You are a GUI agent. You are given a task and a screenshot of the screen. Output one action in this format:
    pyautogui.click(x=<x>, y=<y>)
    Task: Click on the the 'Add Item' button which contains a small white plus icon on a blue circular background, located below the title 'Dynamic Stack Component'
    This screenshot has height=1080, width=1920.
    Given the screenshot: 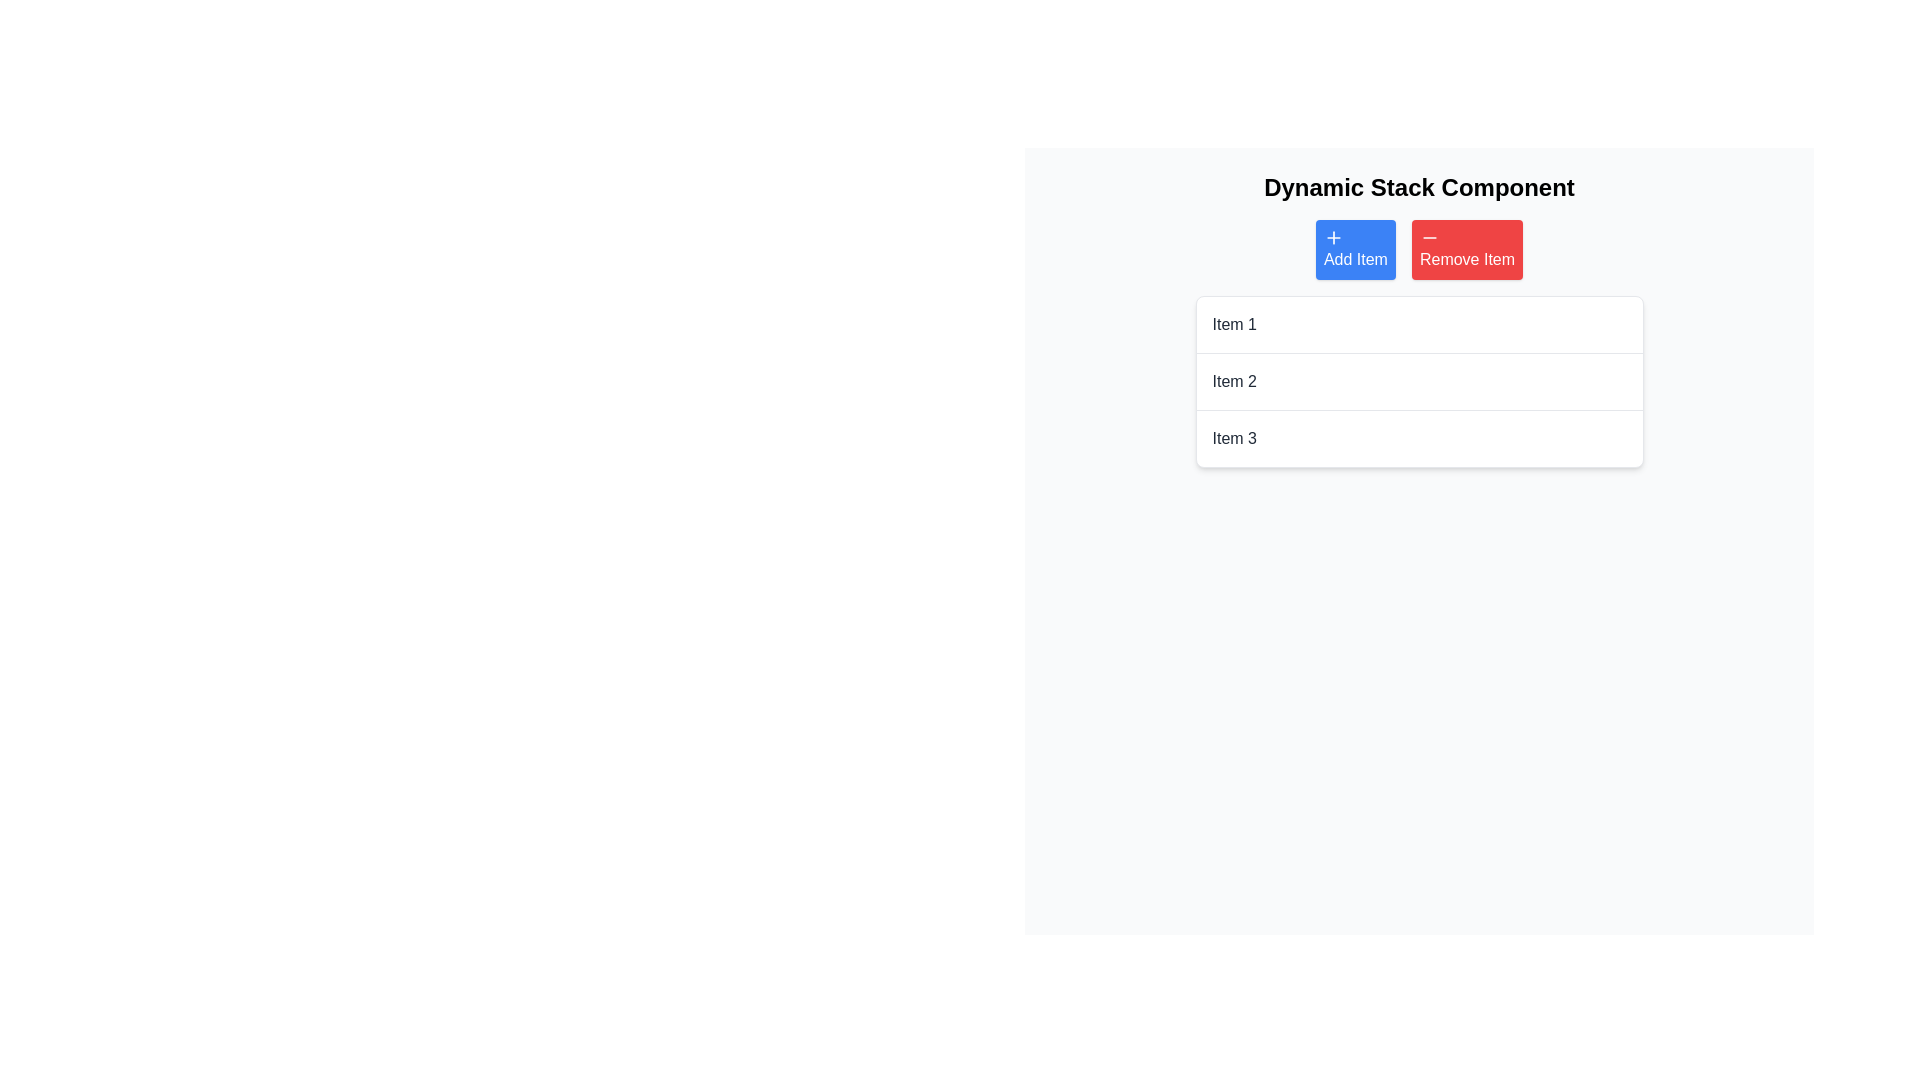 What is the action you would take?
    pyautogui.click(x=1333, y=237)
    